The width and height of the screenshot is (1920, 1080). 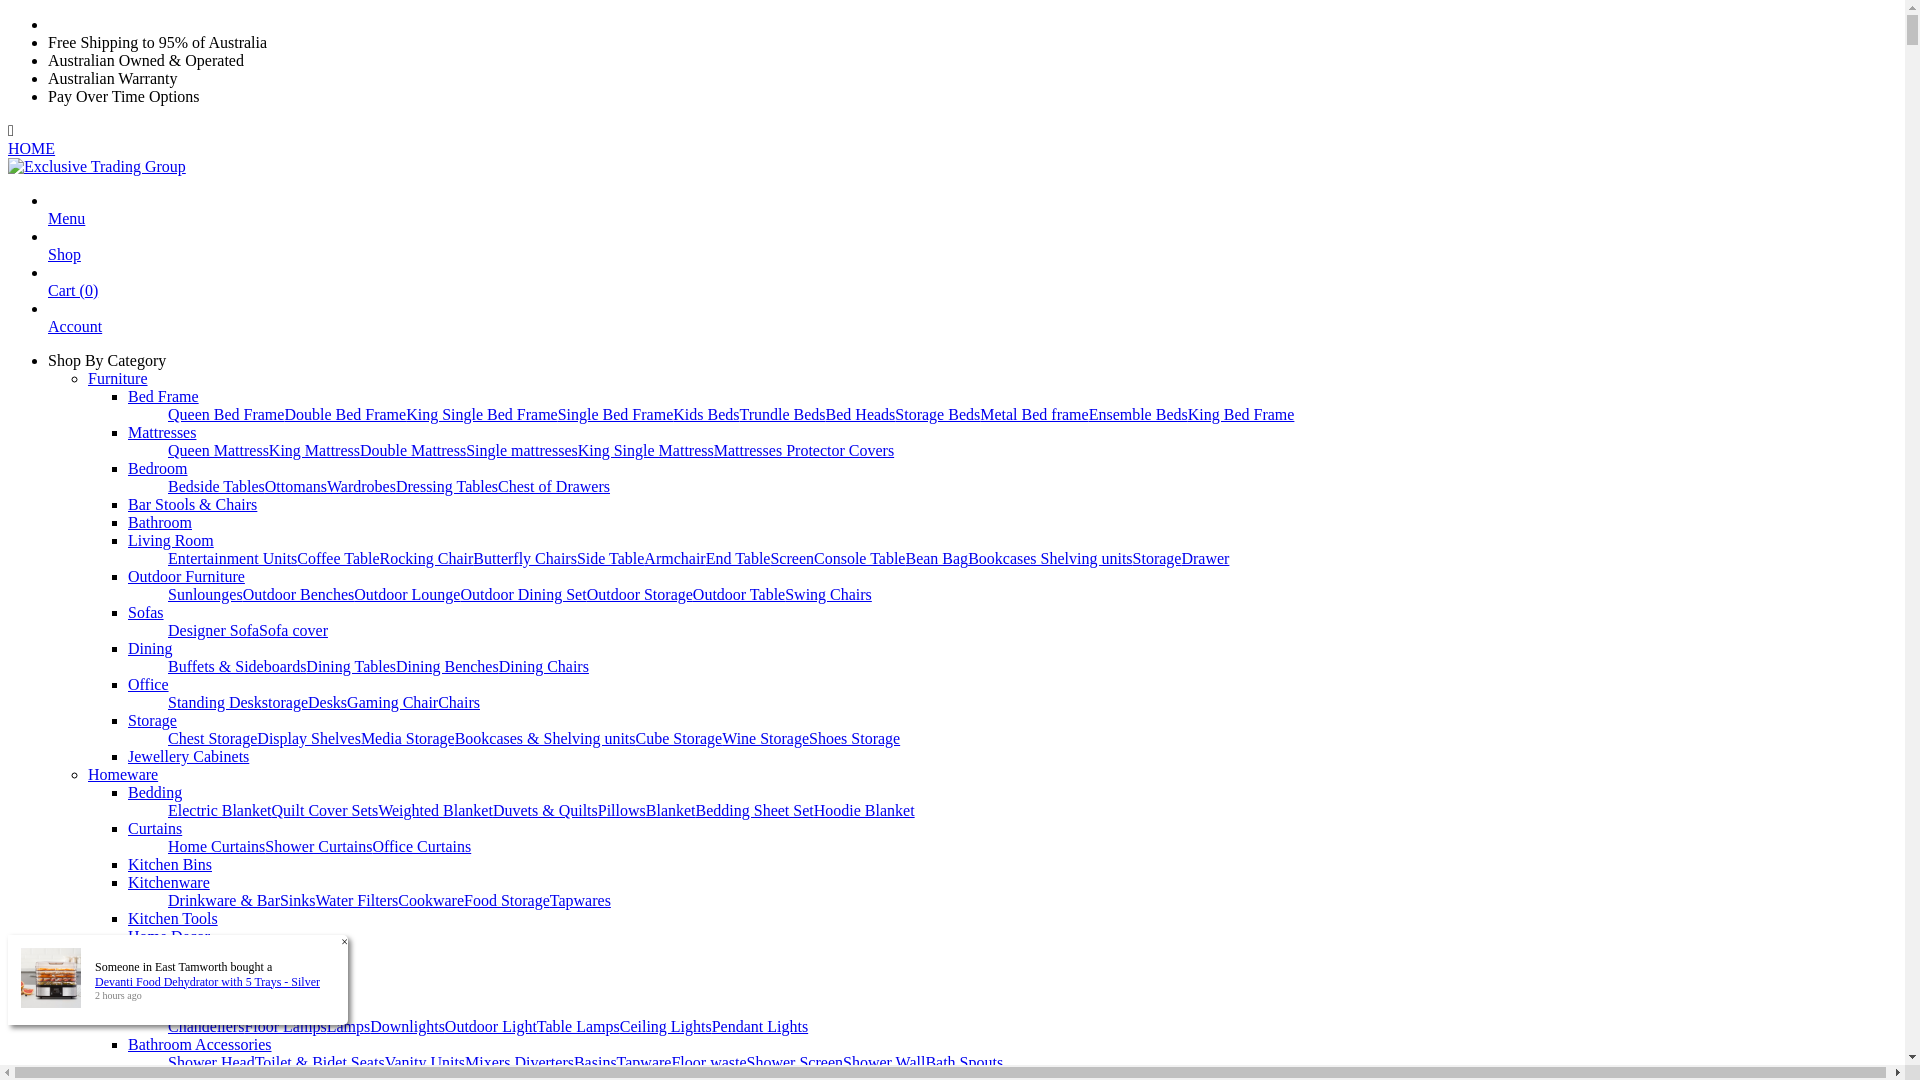 I want to click on 'Homeware', so click(x=122, y=773).